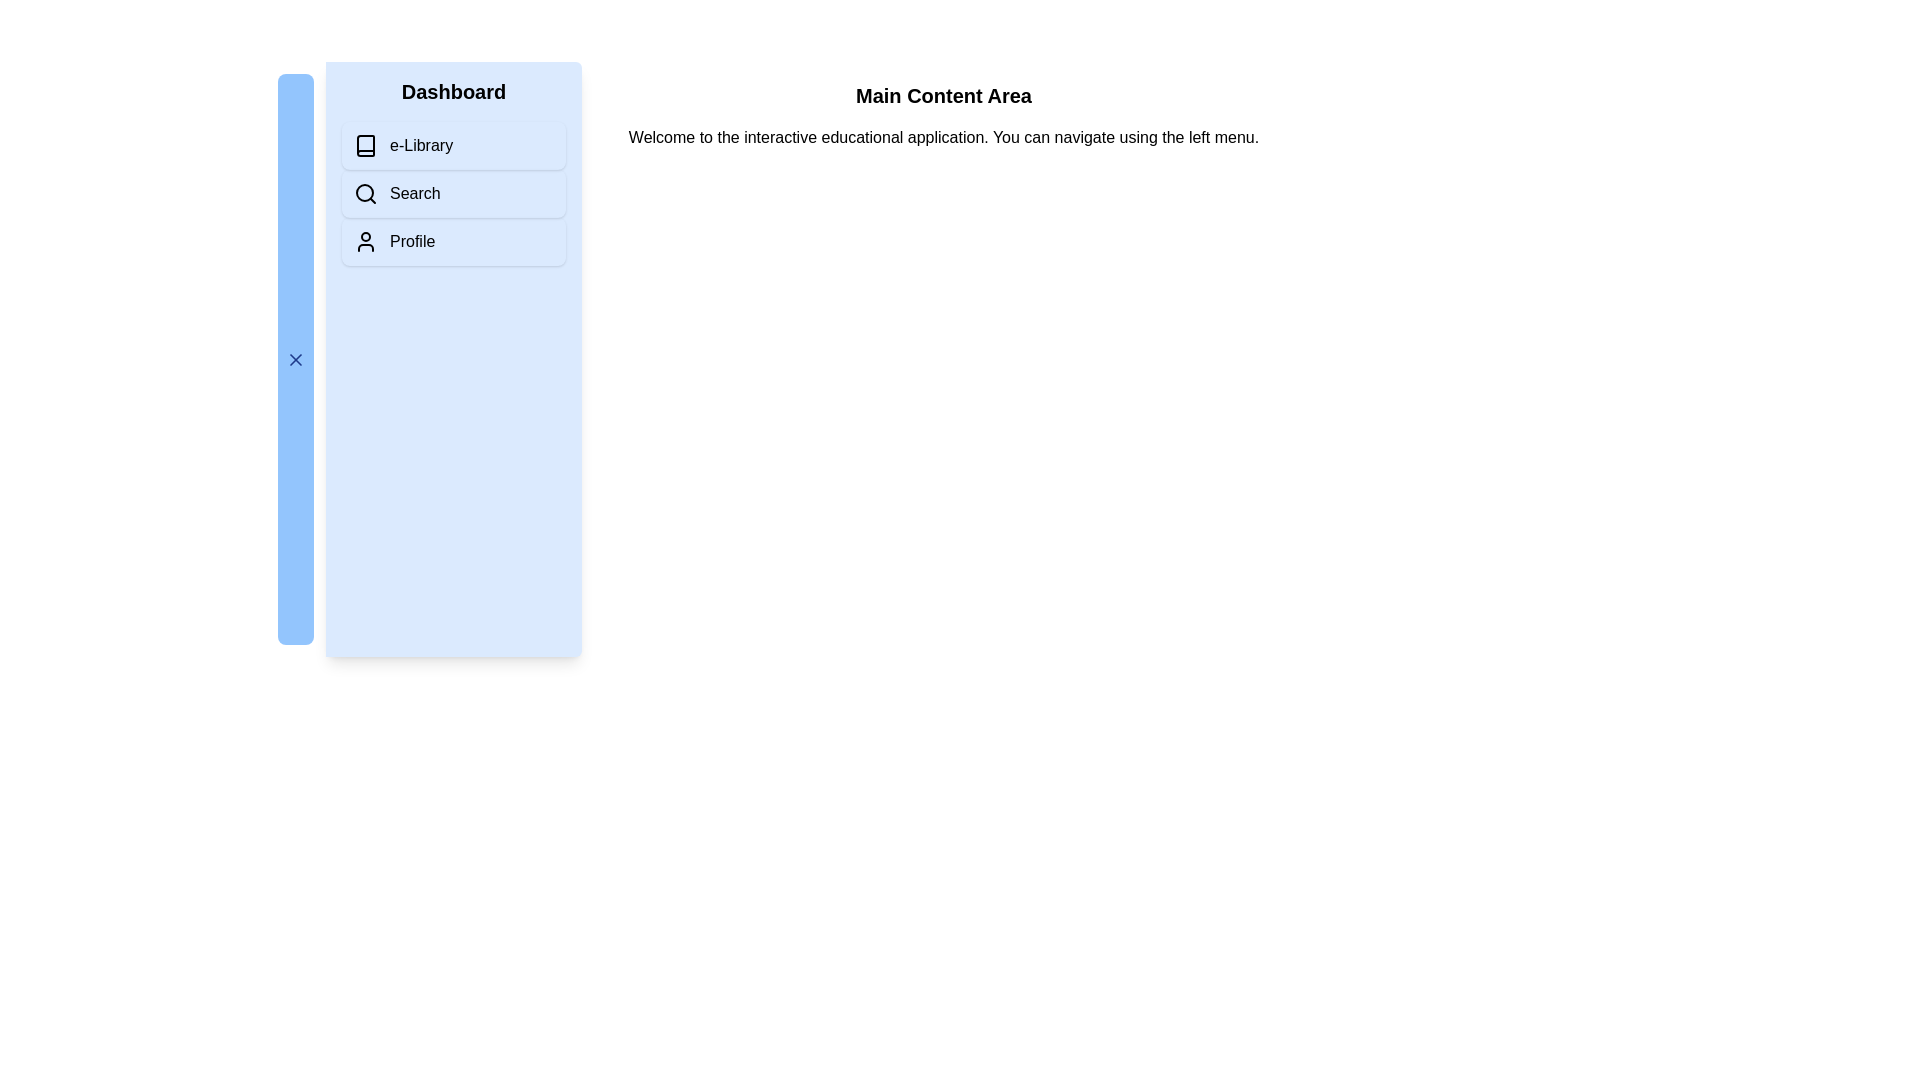 Image resolution: width=1920 pixels, height=1080 pixels. What do you see at coordinates (365, 193) in the screenshot?
I see `the search icon, which is a magnifying glass outlined in black, located in the sidebar menu labeled 'Search'` at bounding box center [365, 193].